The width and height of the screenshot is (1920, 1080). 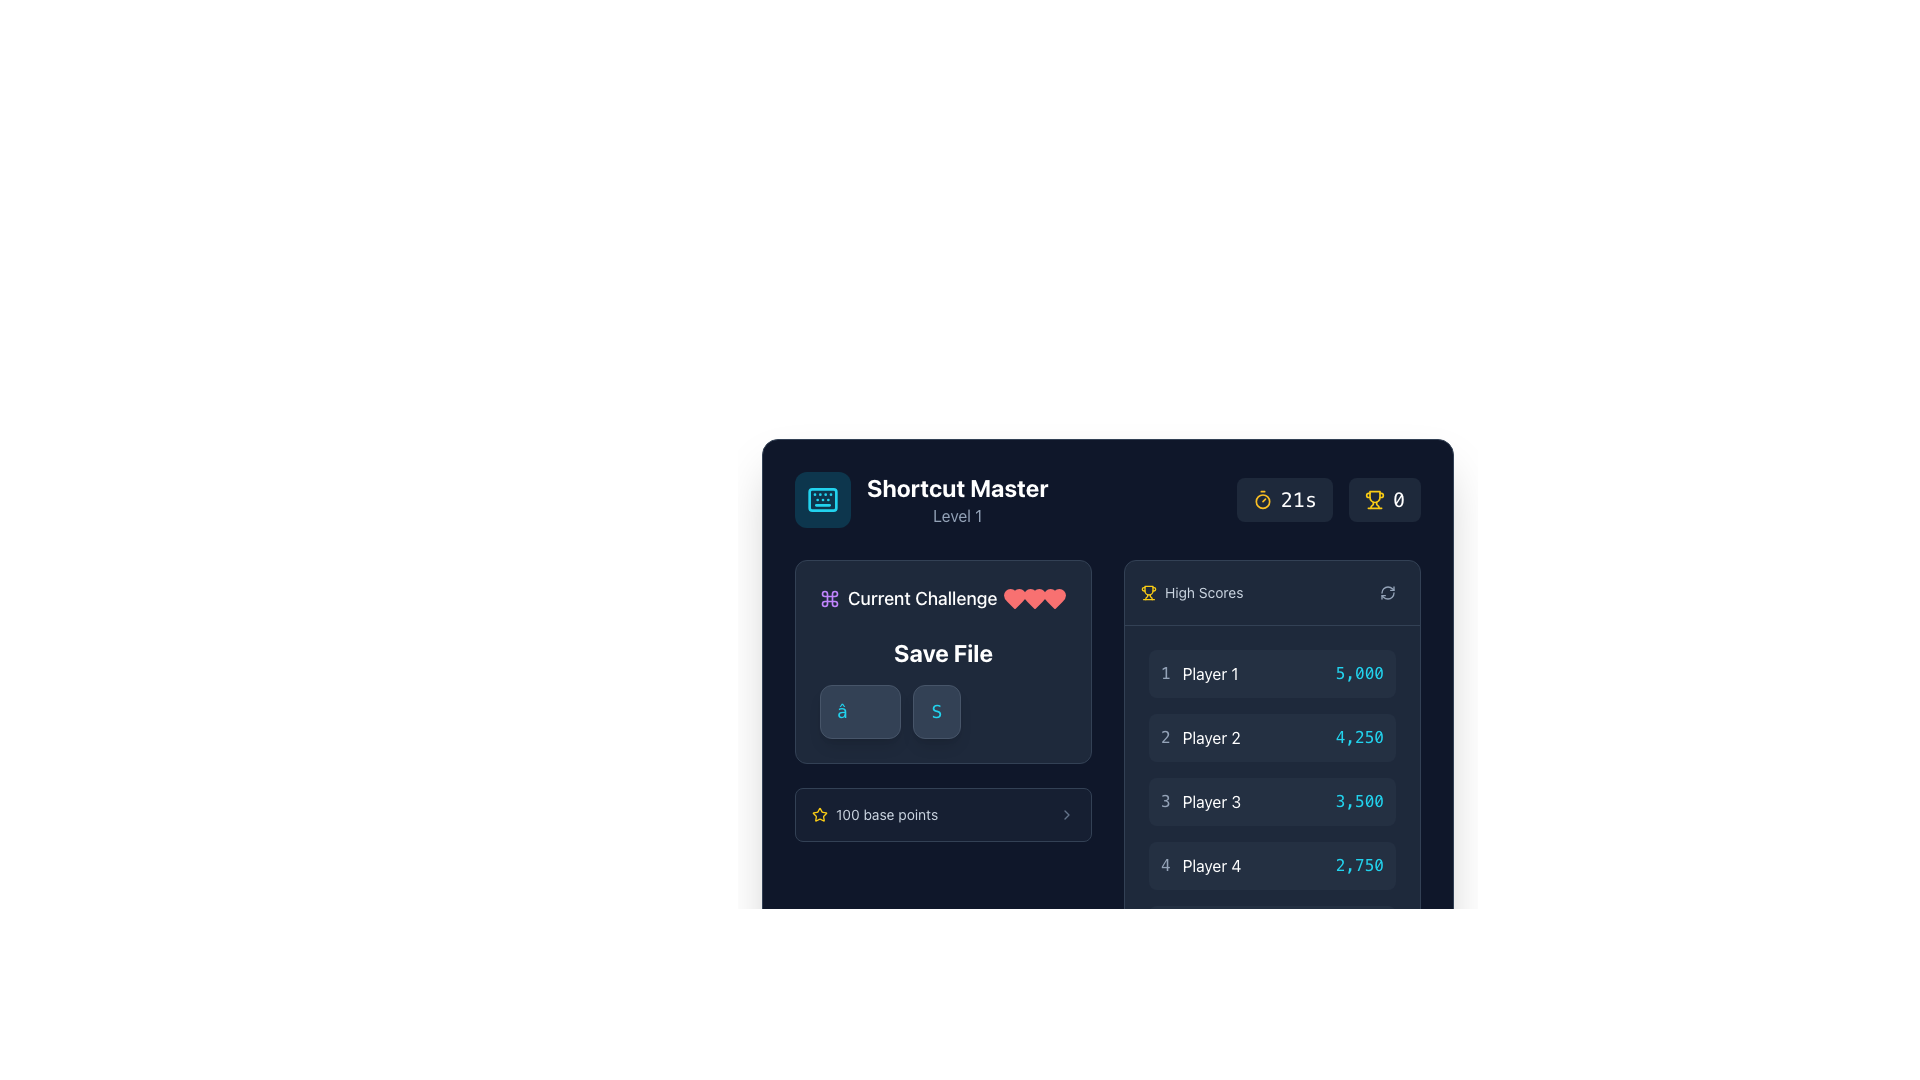 What do you see at coordinates (1386, 592) in the screenshot?
I see `the circular refresh icon button located in the top right corner of the 'High Scores' section` at bounding box center [1386, 592].